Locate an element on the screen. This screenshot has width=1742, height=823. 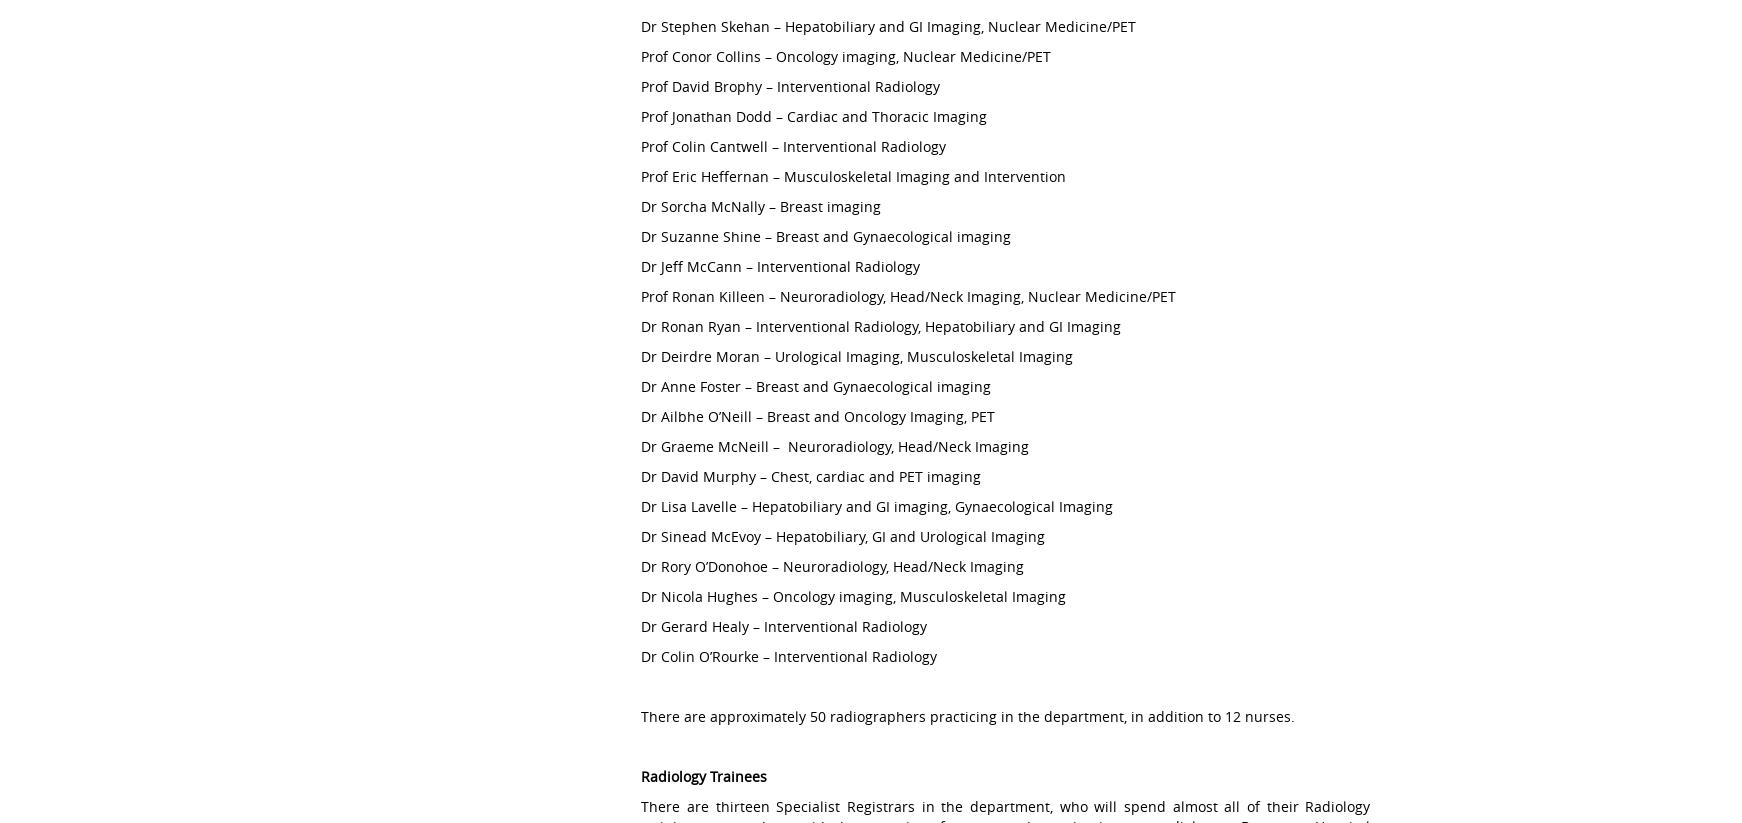
'Prof Eric Heffernan – Musculoskeletal Imaging and Intervention' is located at coordinates (853, 175).